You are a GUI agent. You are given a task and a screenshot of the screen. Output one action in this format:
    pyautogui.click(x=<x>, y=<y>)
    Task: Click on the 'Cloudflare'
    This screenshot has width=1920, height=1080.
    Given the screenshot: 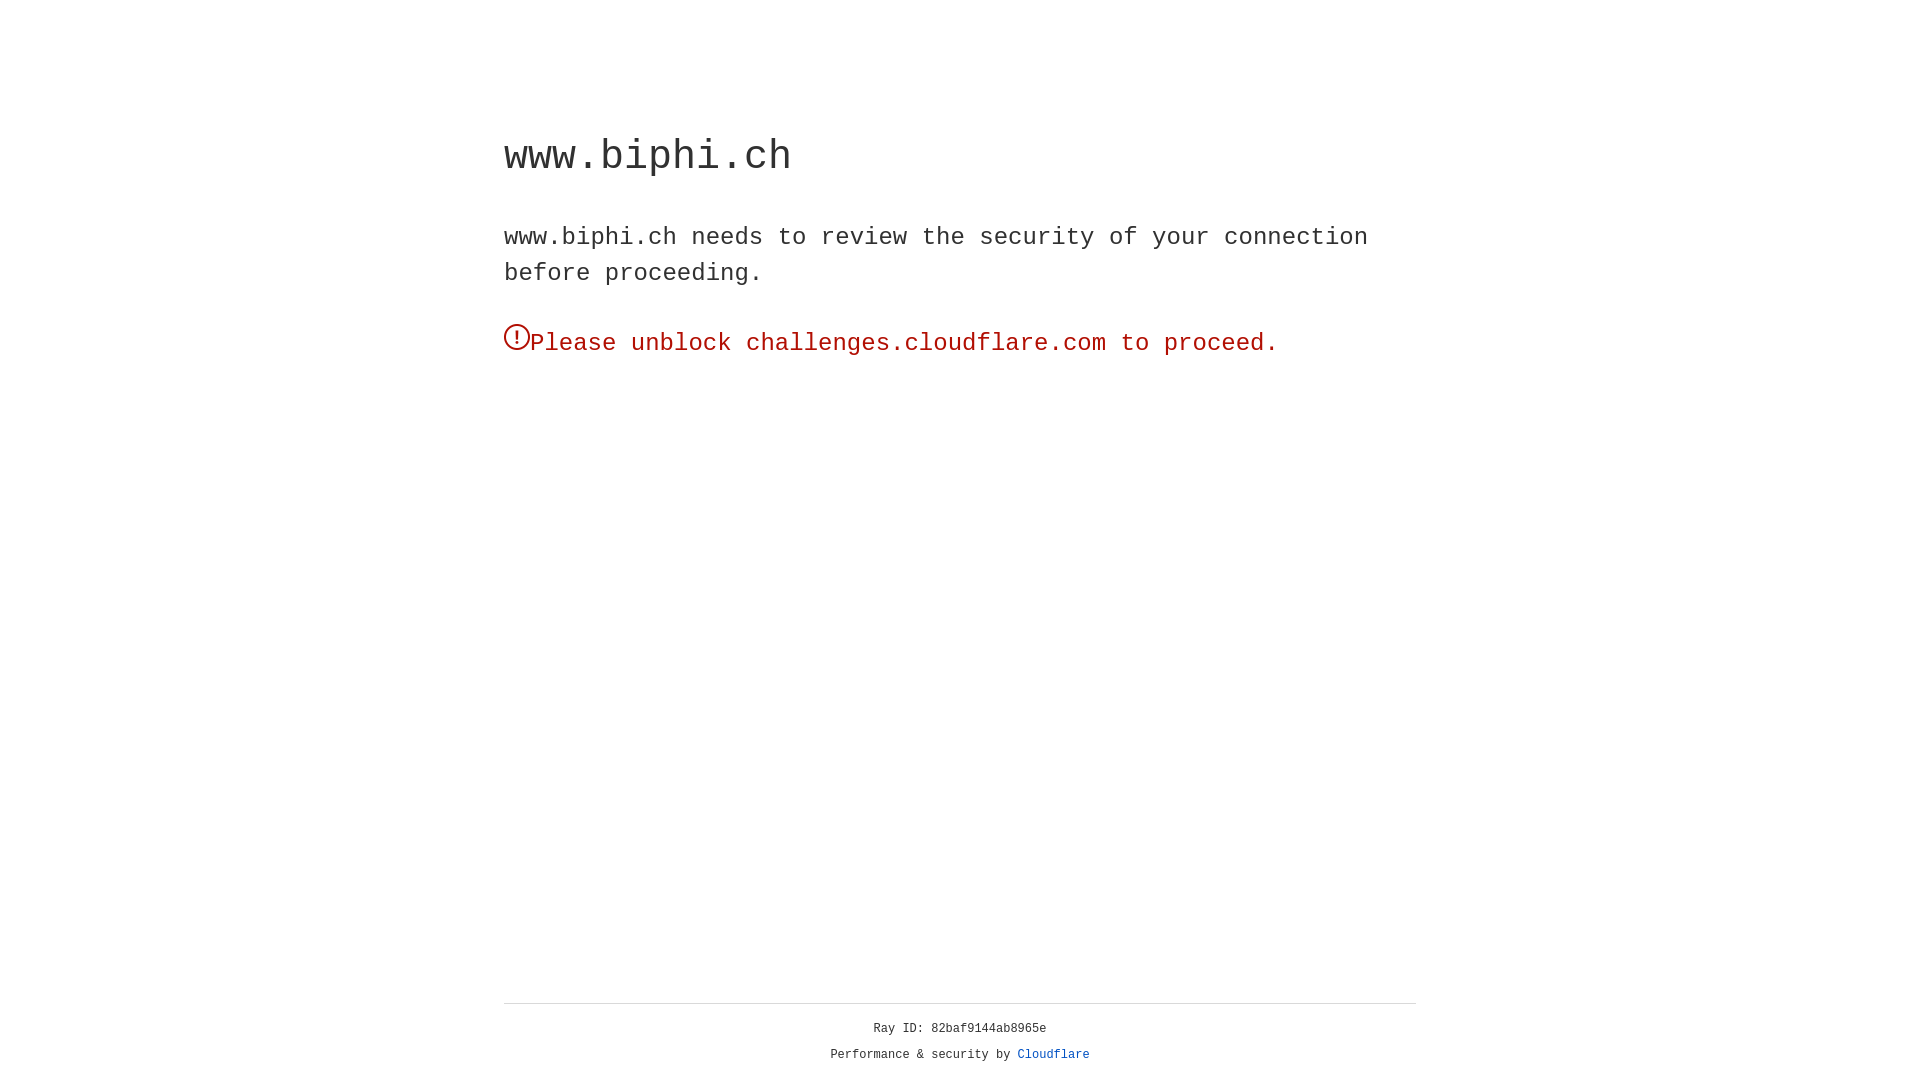 What is the action you would take?
    pyautogui.click(x=1017, y=1054)
    